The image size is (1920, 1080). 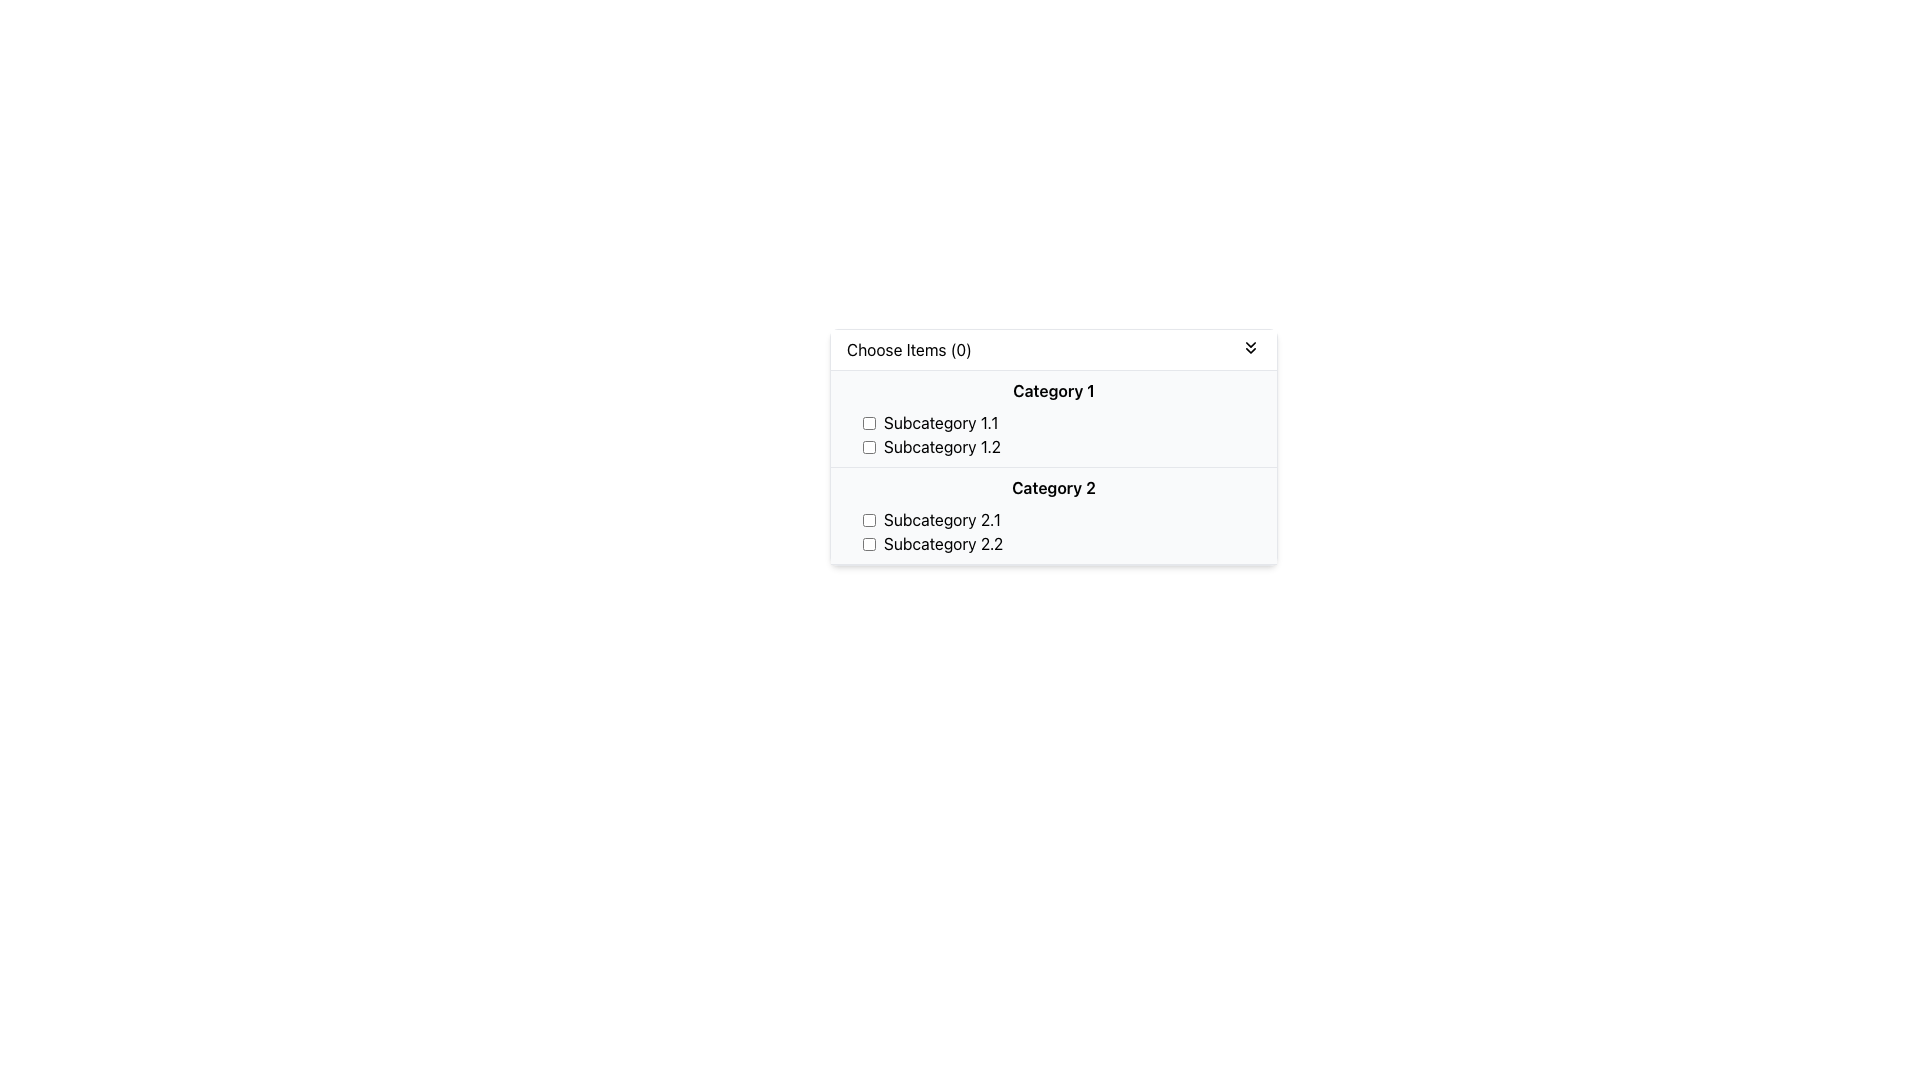 What do you see at coordinates (1053, 515) in the screenshot?
I see `the checkboxes in the 'Category 2' dropdown section, which contains the checkable subcategories 'Subcategory 2.1' and 'Subcategory 2.2'` at bounding box center [1053, 515].